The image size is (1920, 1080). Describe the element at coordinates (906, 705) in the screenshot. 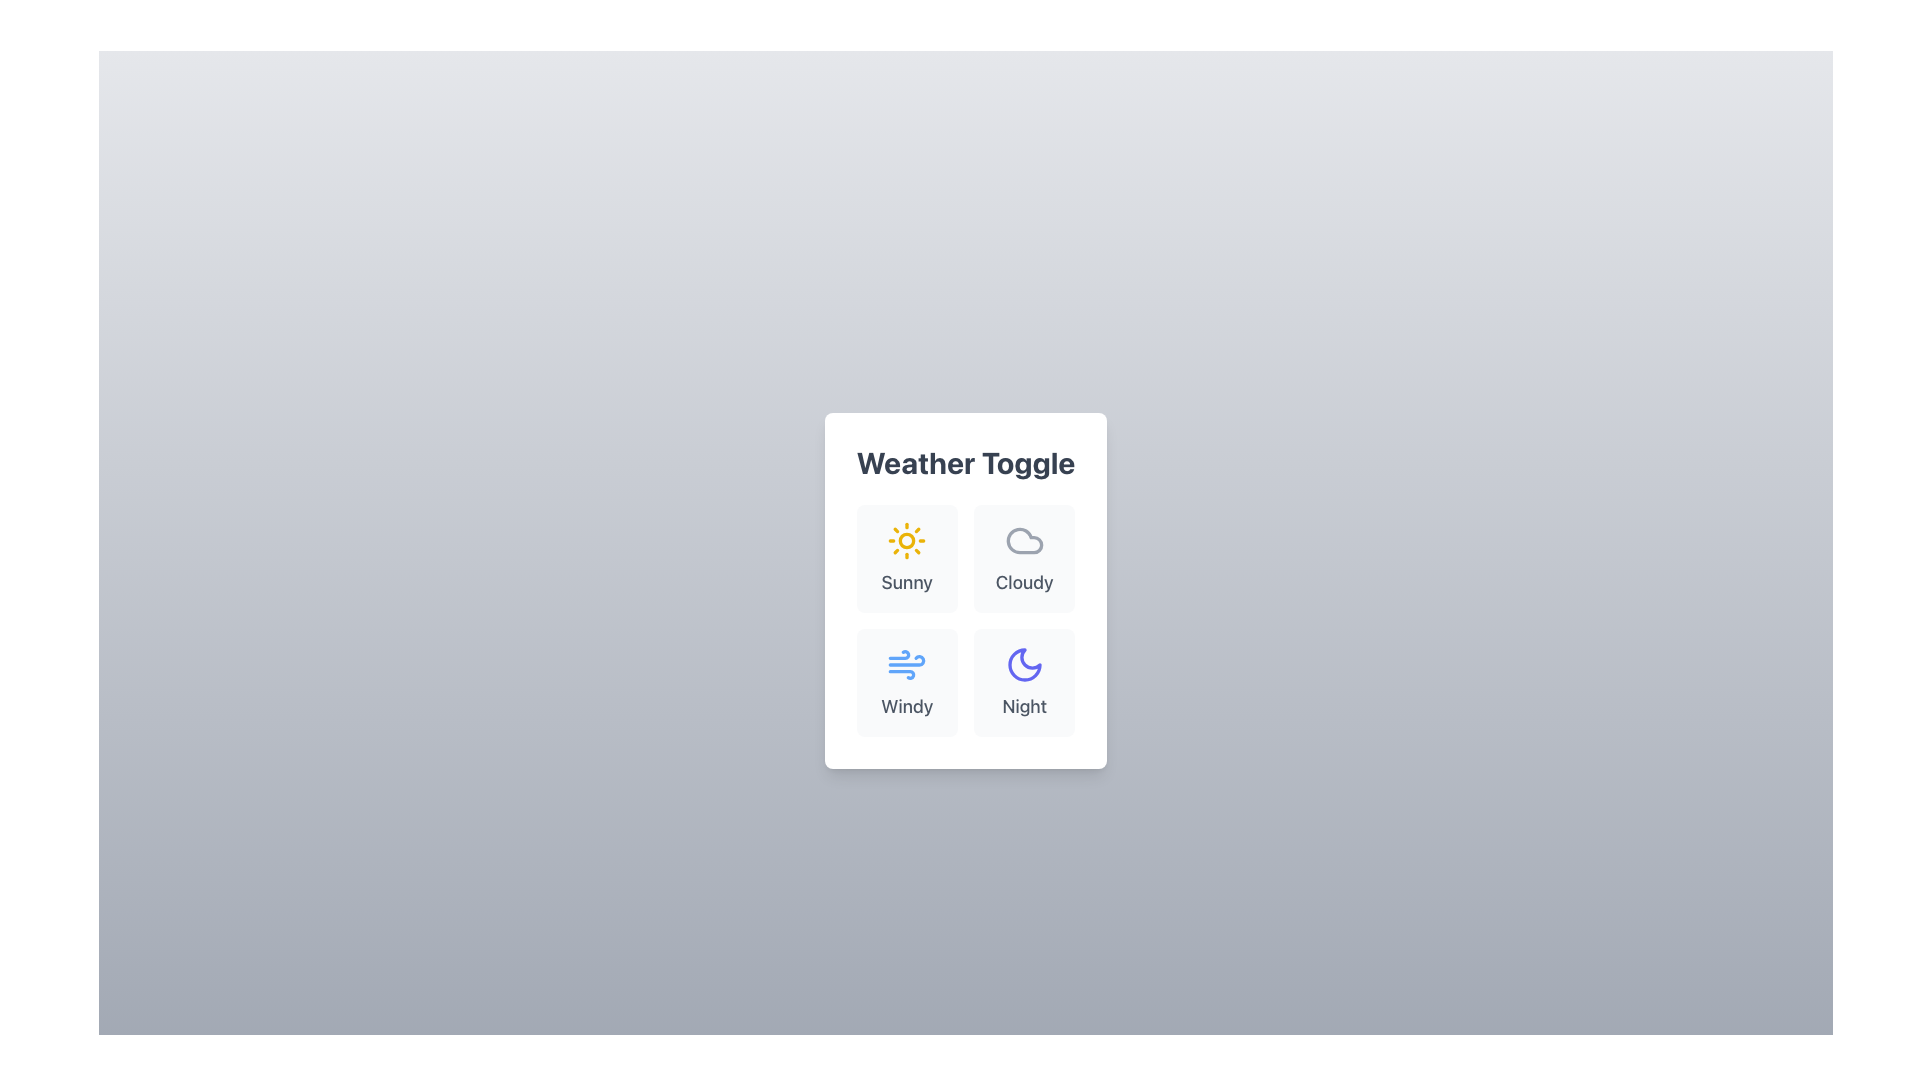

I see `the 'Windy' text label located at the bottom of the lower-left tile in the 2x2 grid of weather options under the 'Weather Toggle' title` at that location.